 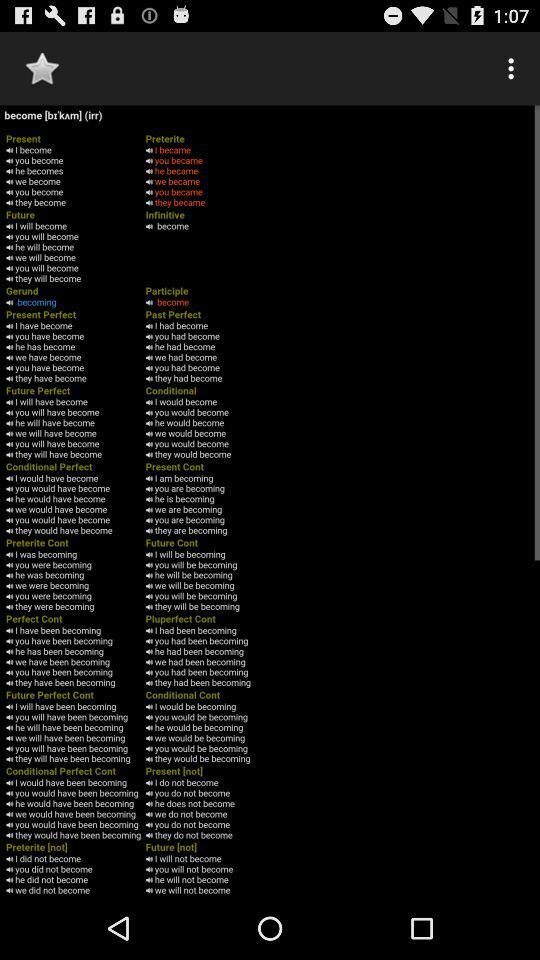 What do you see at coordinates (42, 68) in the screenshot?
I see `fevouride obstion` at bounding box center [42, 68].